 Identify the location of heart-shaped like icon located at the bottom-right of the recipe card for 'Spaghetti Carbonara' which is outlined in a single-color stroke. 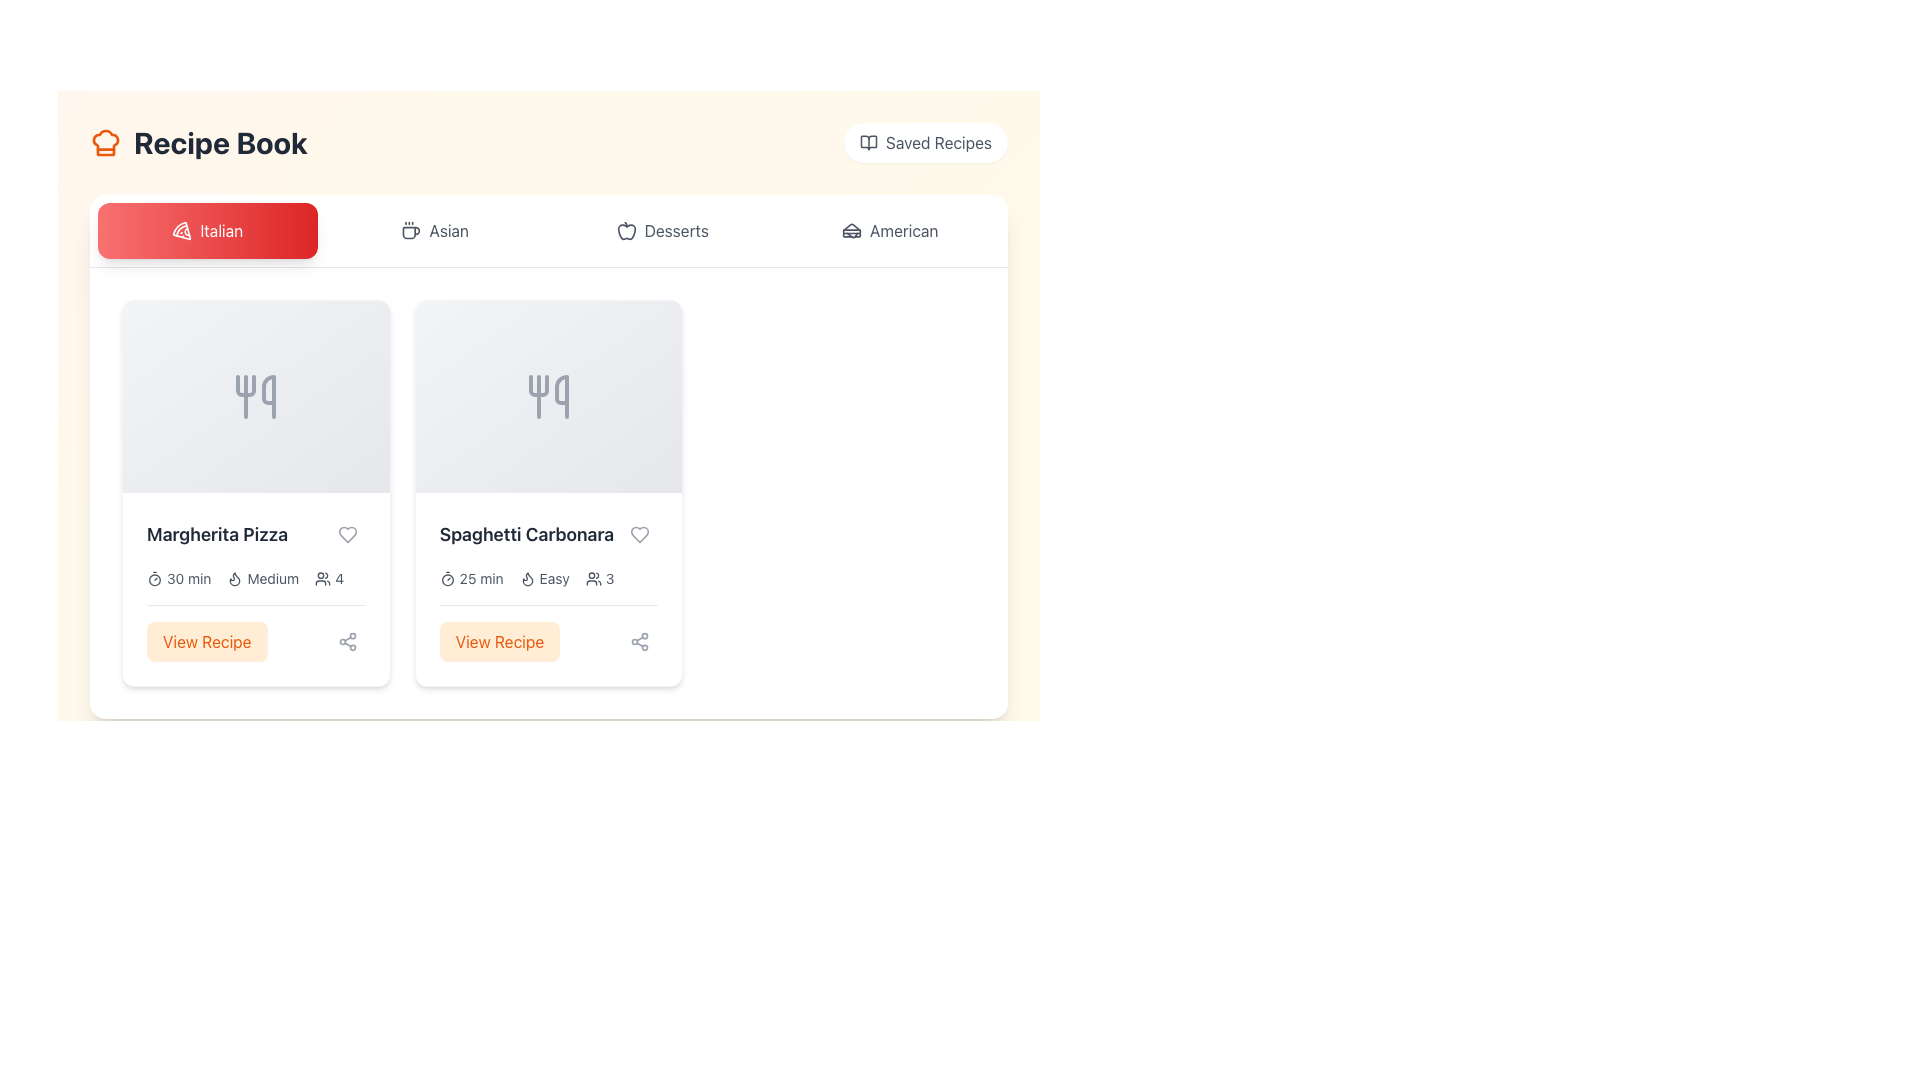
(640, 534).